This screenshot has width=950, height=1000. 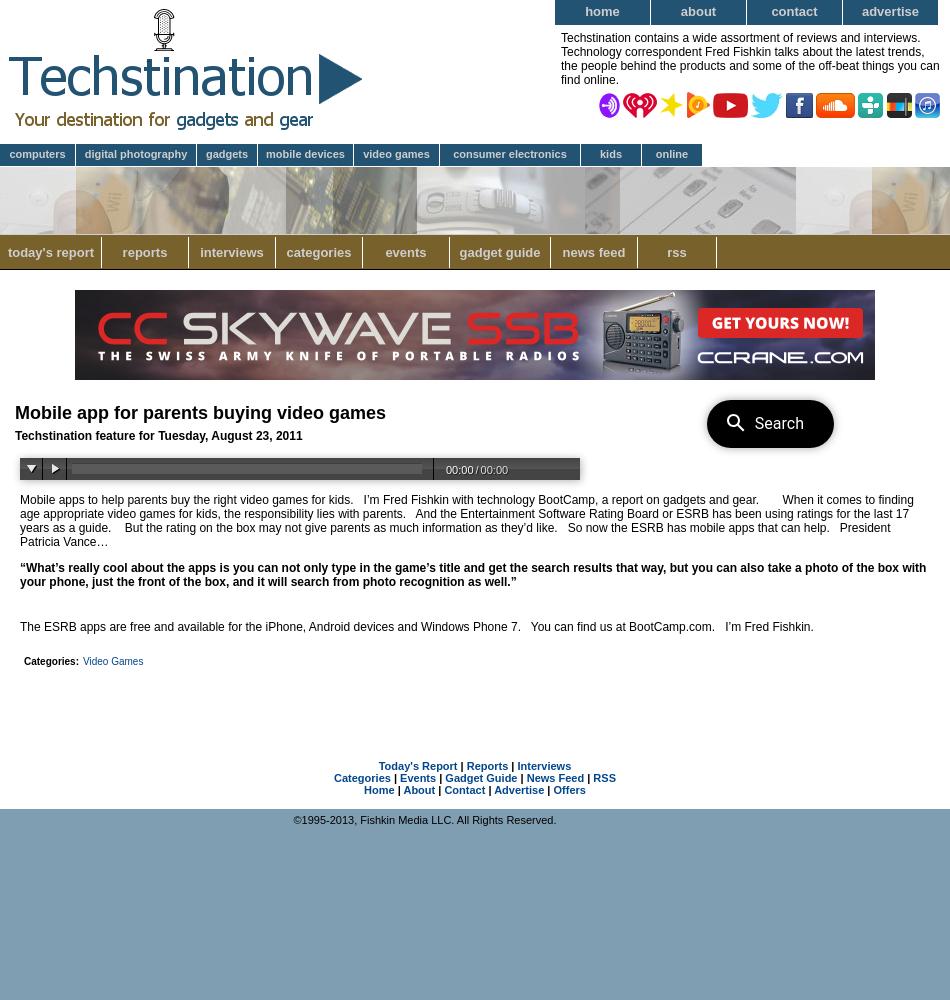 What do you see at coordinates (480, 778) in the screenshot?
I see `'Gadget Guide'` at bounding box center [480, 778].